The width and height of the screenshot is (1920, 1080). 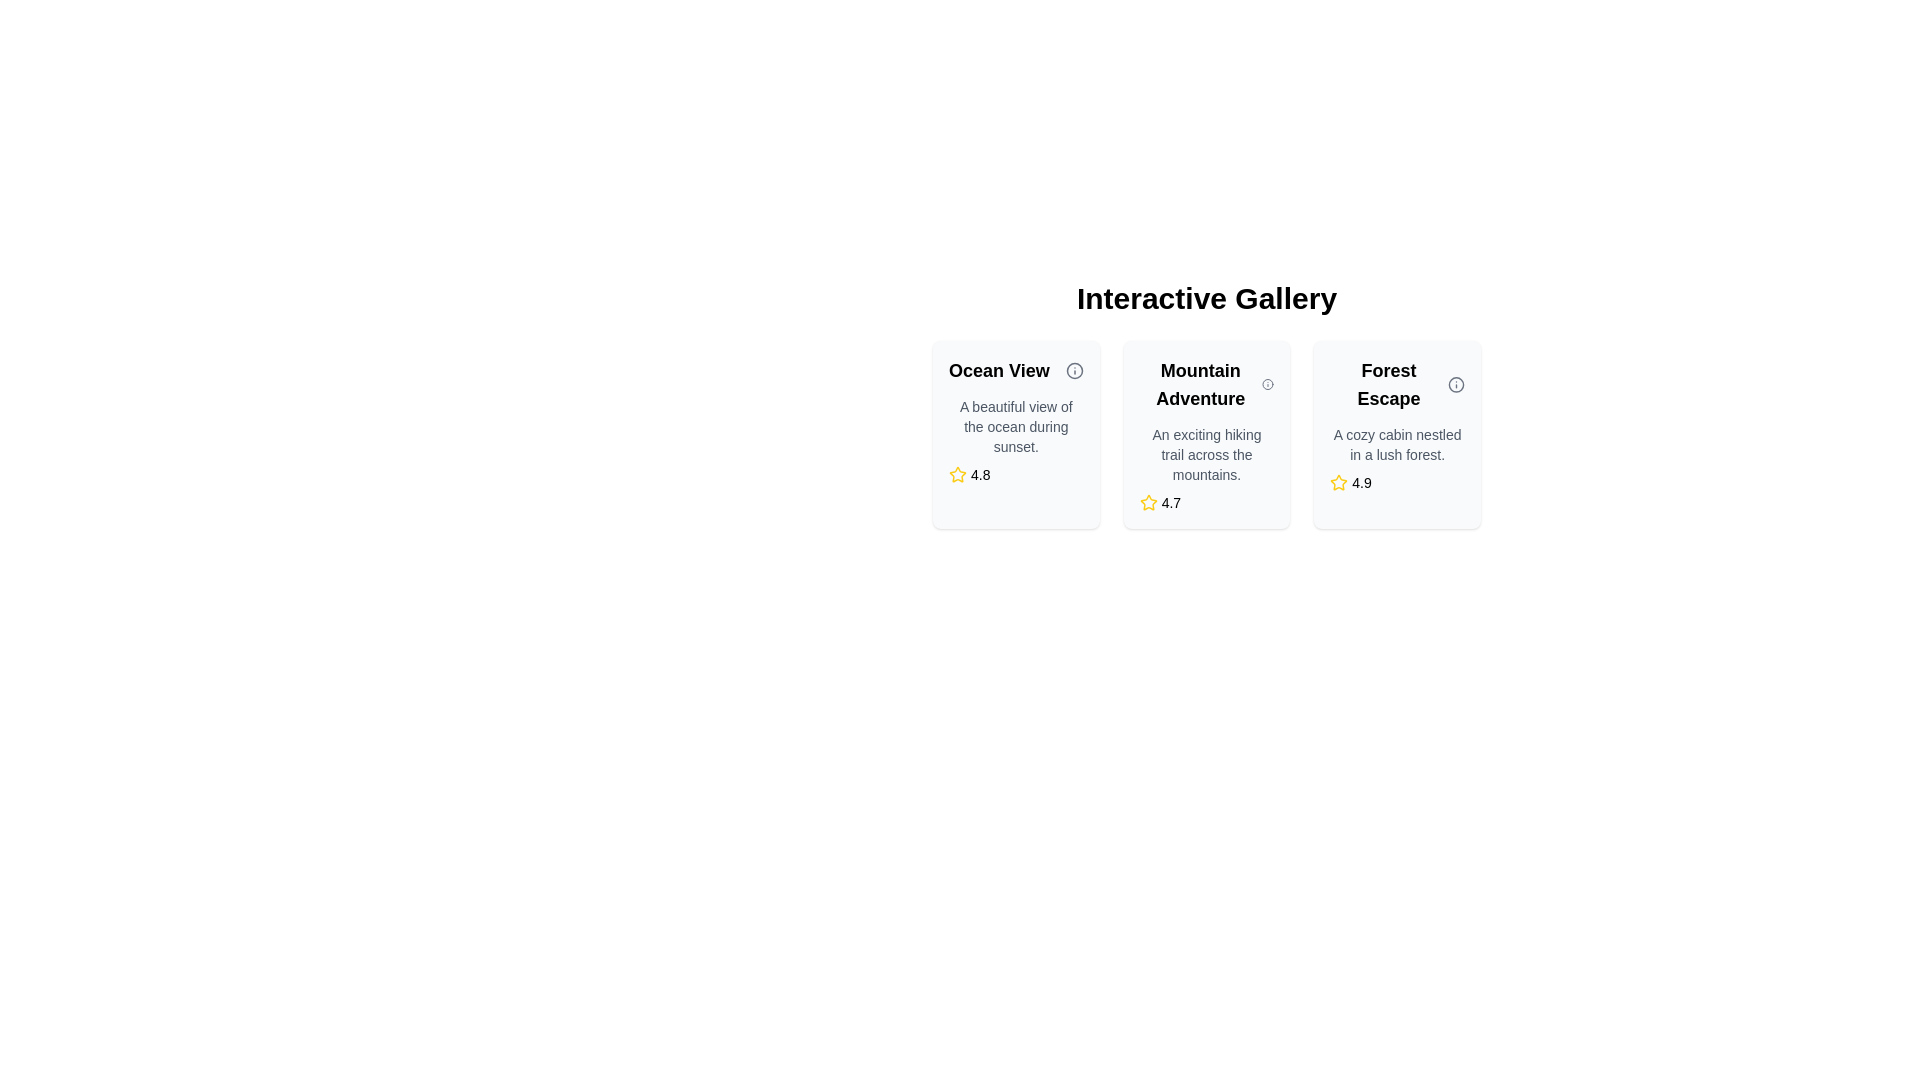 I want to click on the 'Mountain Adventure' text label, so click(x=1204, y=385).